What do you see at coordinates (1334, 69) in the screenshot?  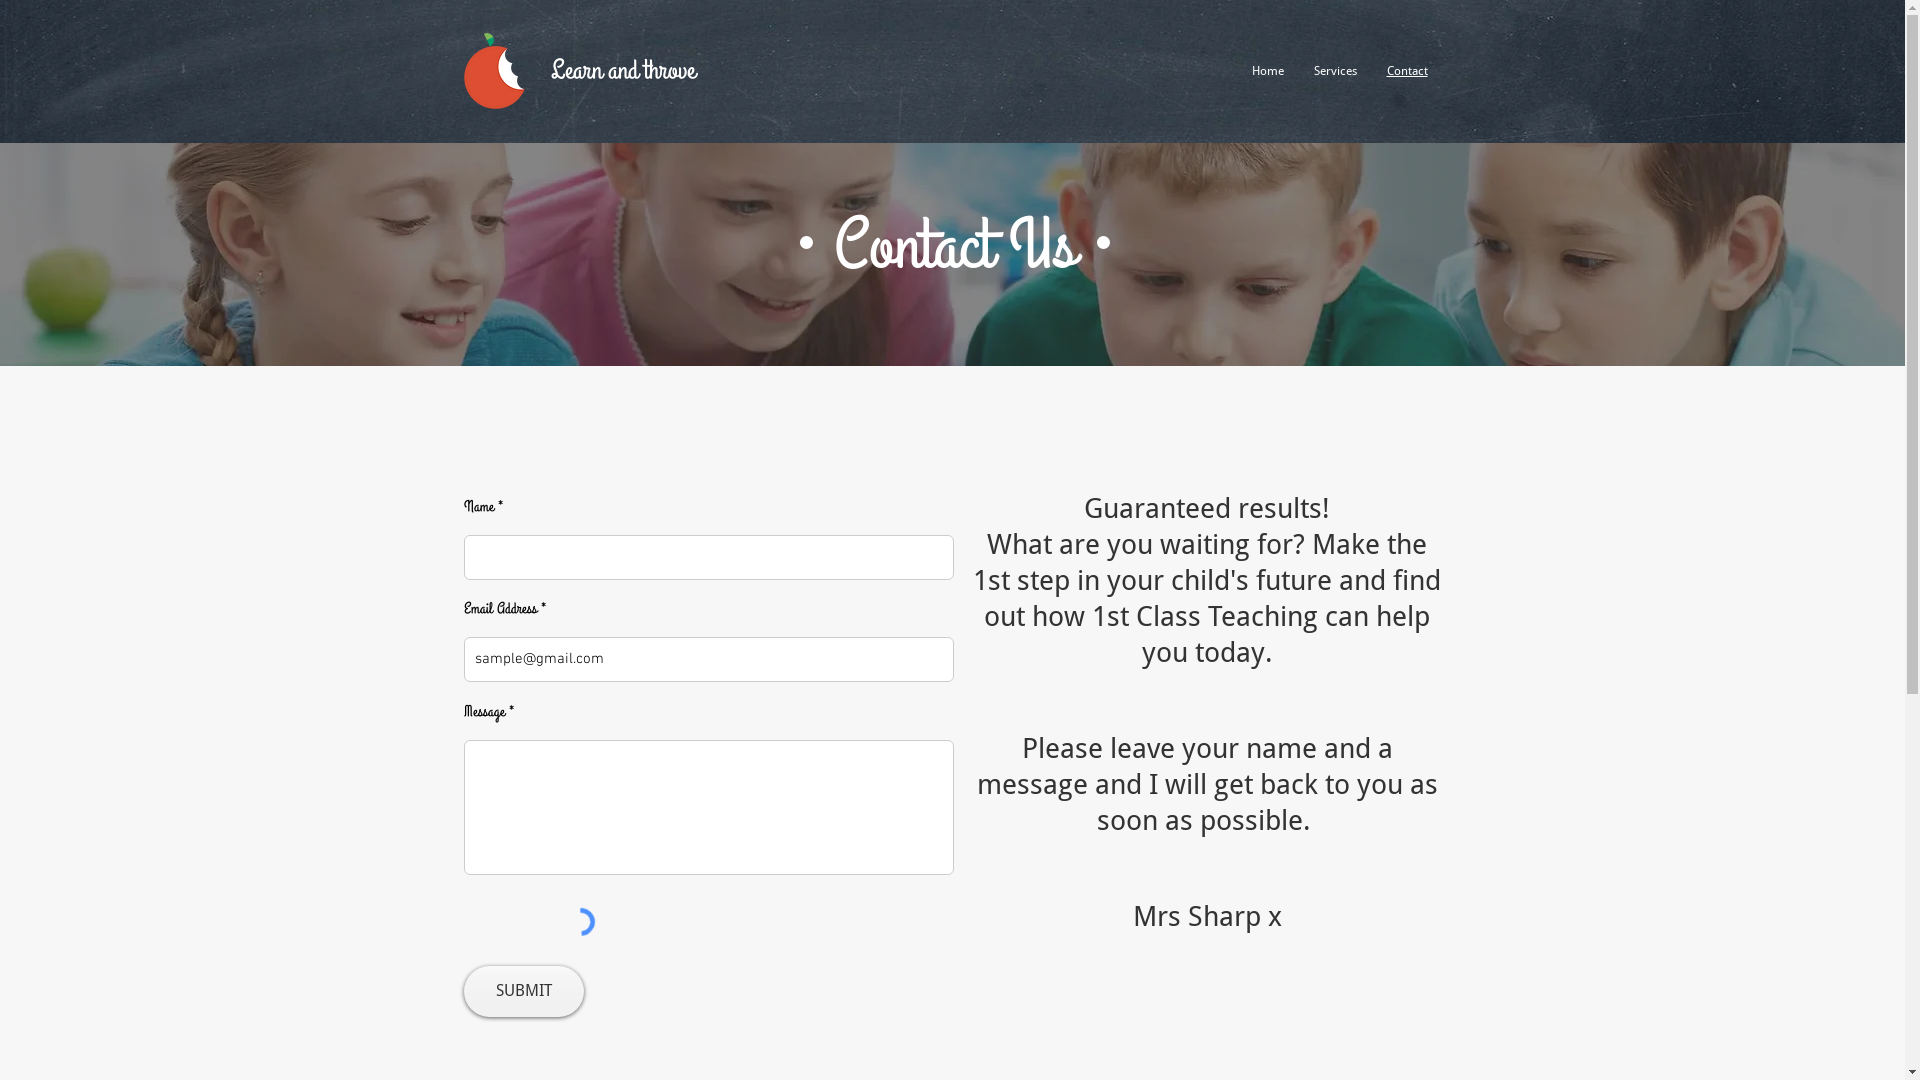 I see `'Services'` at bounding box center [1334, 69].